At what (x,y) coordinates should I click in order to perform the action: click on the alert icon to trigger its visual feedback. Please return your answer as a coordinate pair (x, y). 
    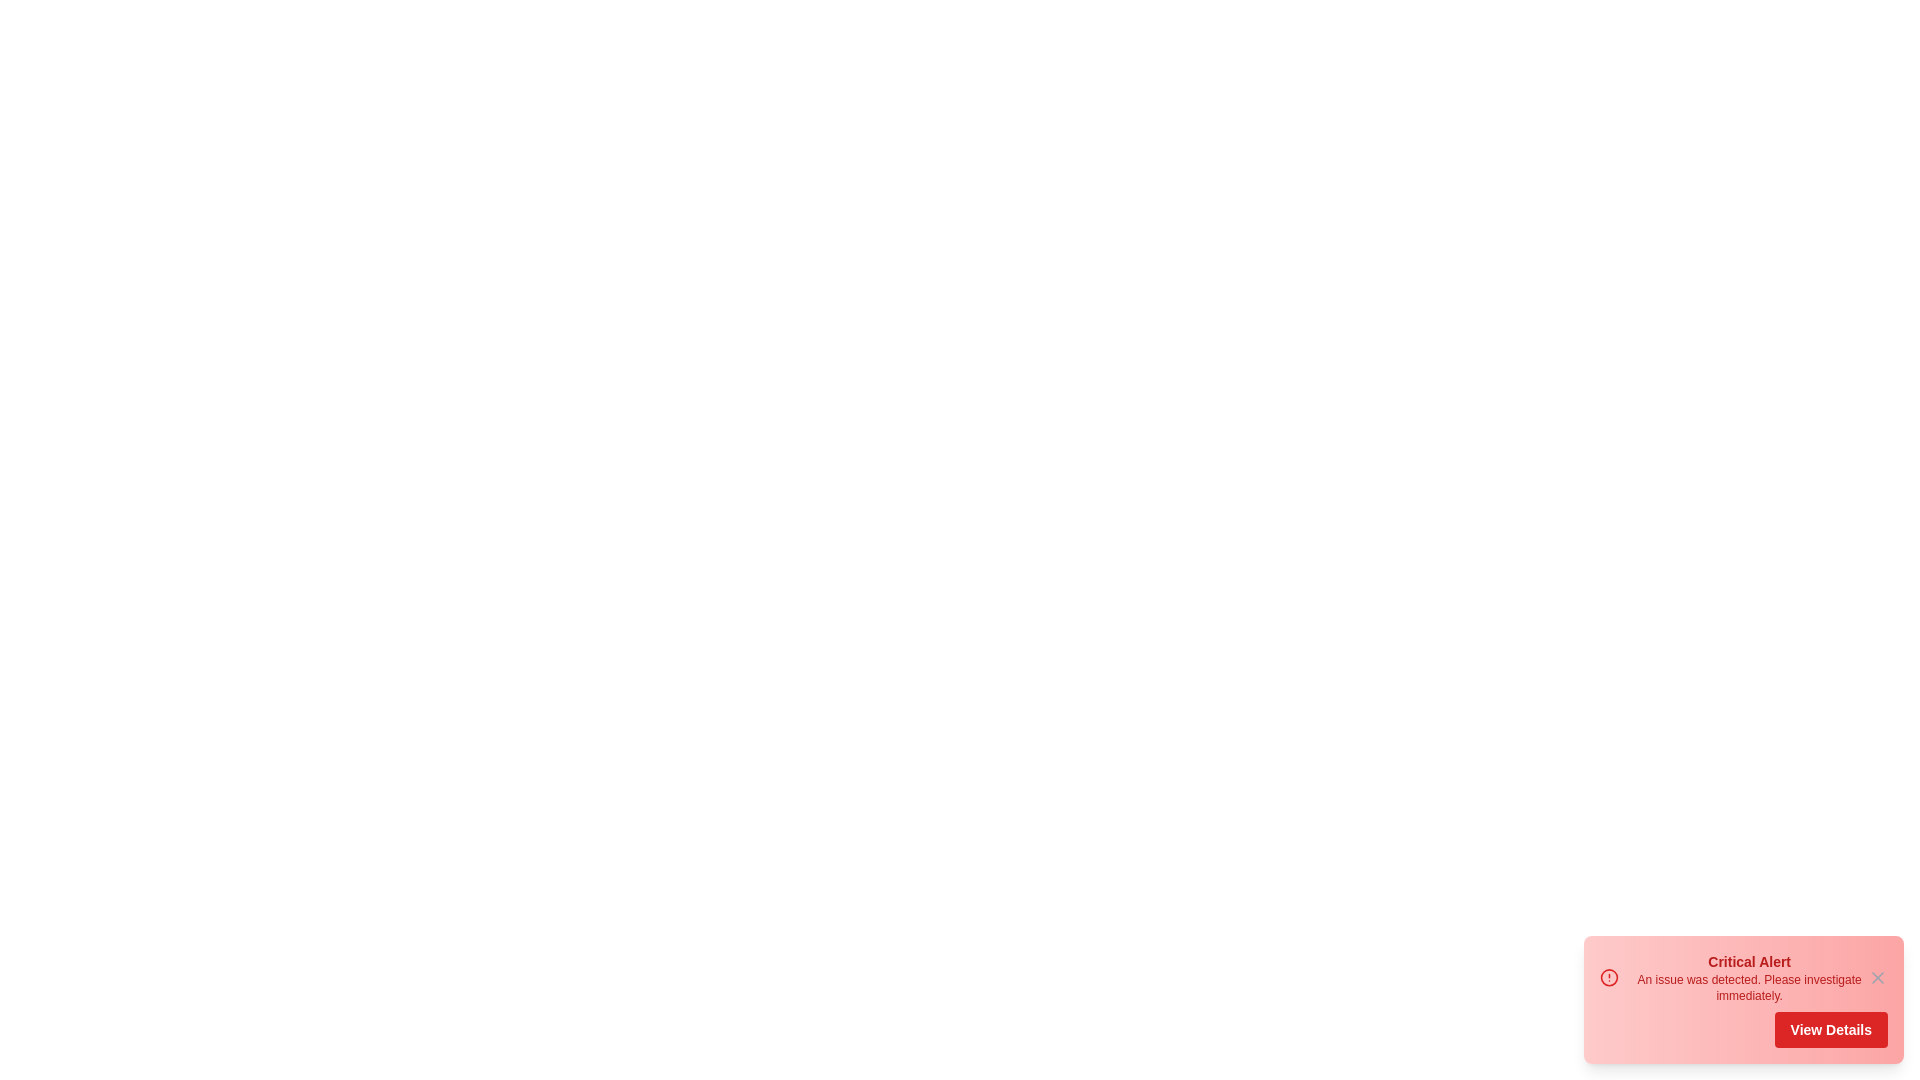
    Looking at the image, I should click on (1609, 977).